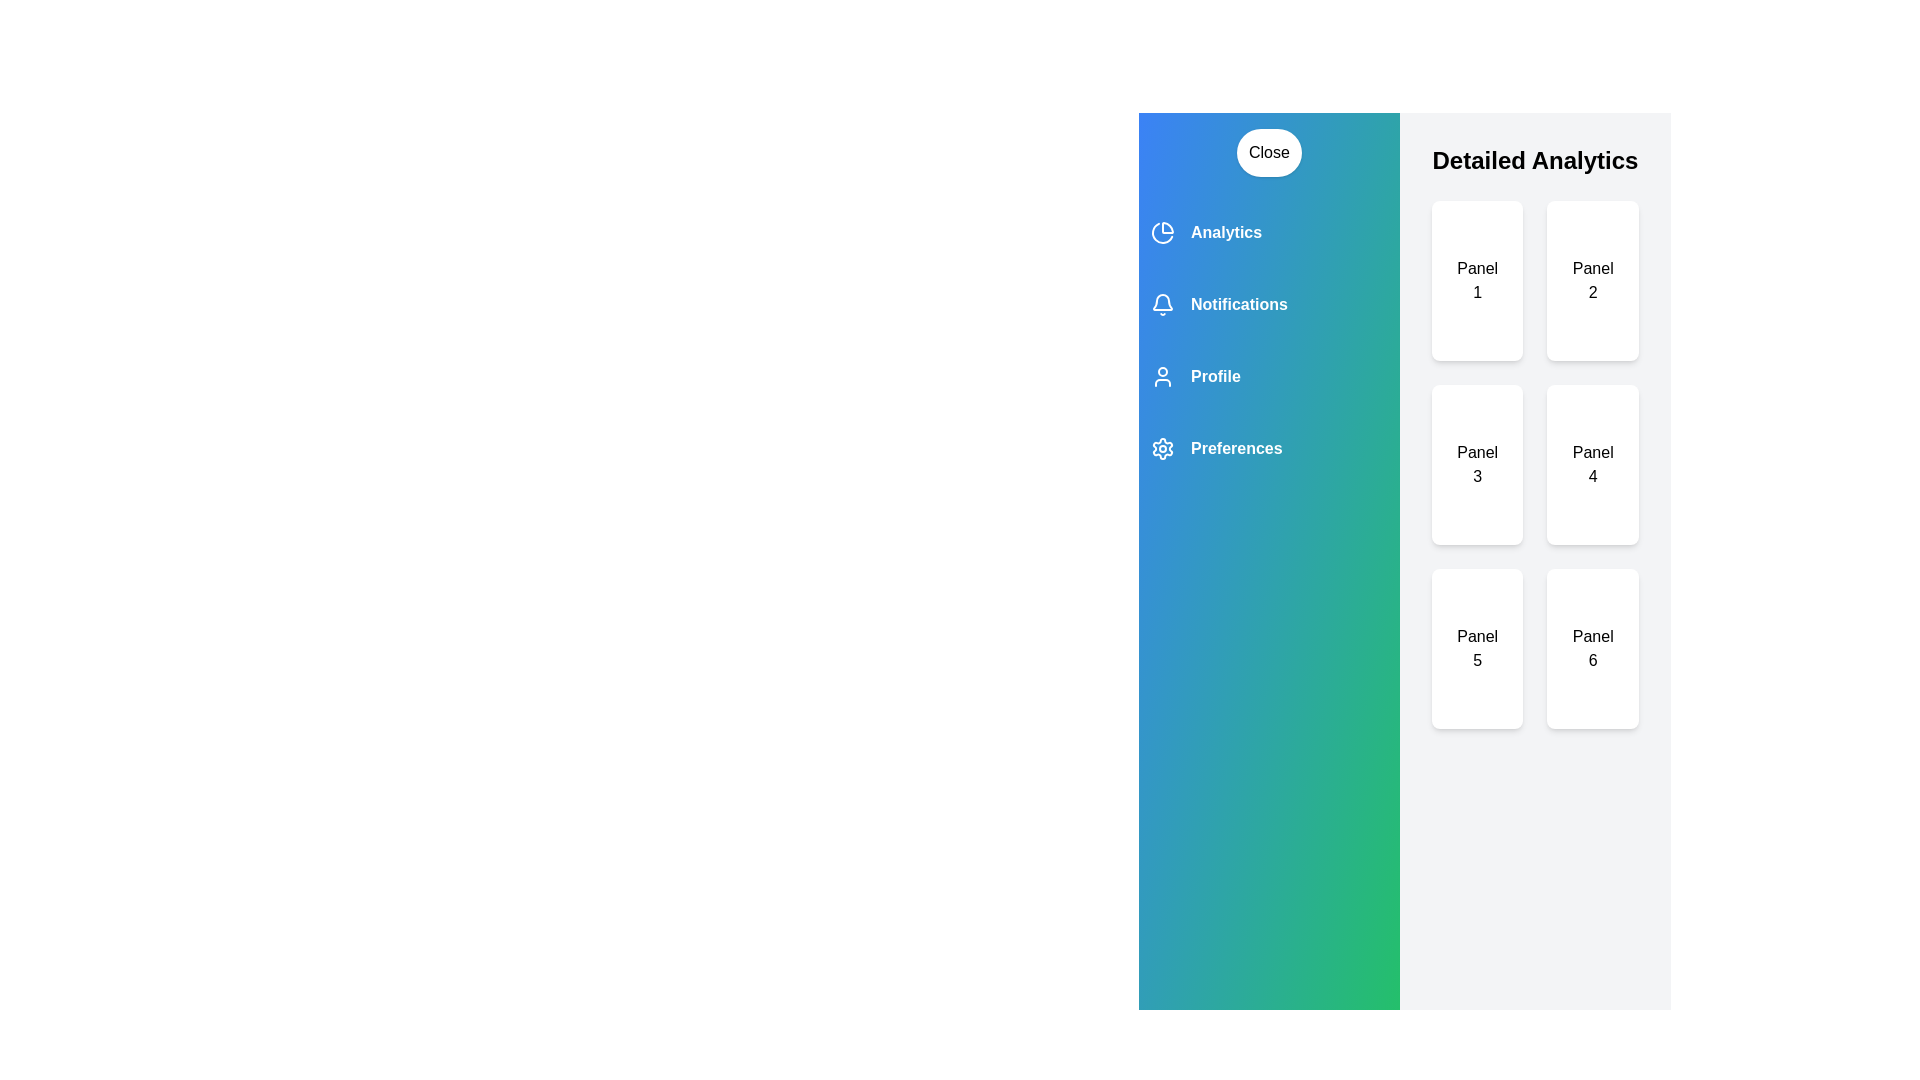 This screenshot has height=1080, width=1920. What do you see at coordinates (1534, 160) in the screenshot?
I see `the 'Detailed Analytics' section to focus on it` at bounding box center [1534, 160].